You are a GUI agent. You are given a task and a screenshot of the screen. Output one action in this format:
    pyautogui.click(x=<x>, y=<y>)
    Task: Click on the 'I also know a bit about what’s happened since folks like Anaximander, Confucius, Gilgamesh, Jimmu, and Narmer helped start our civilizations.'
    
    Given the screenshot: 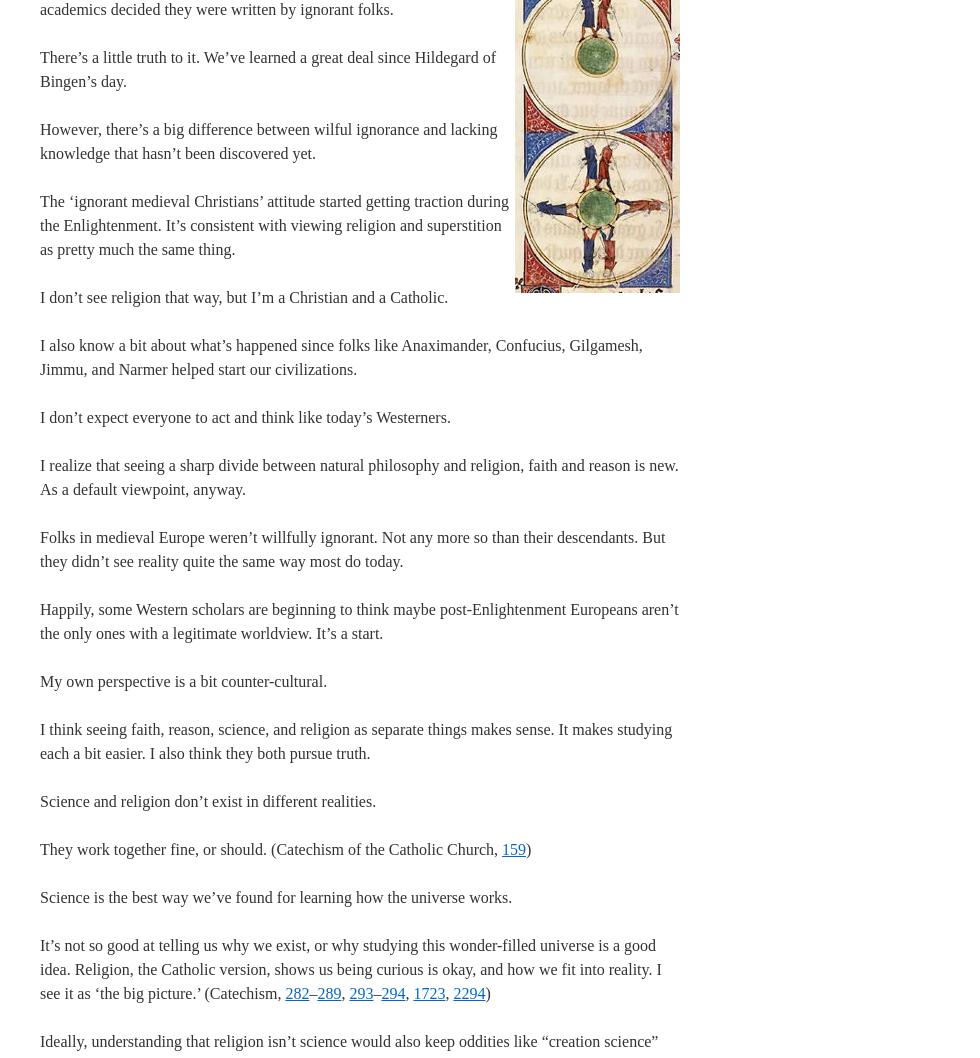 What is the action you would take?
    pyautogui.click(x=39, y=357)
    